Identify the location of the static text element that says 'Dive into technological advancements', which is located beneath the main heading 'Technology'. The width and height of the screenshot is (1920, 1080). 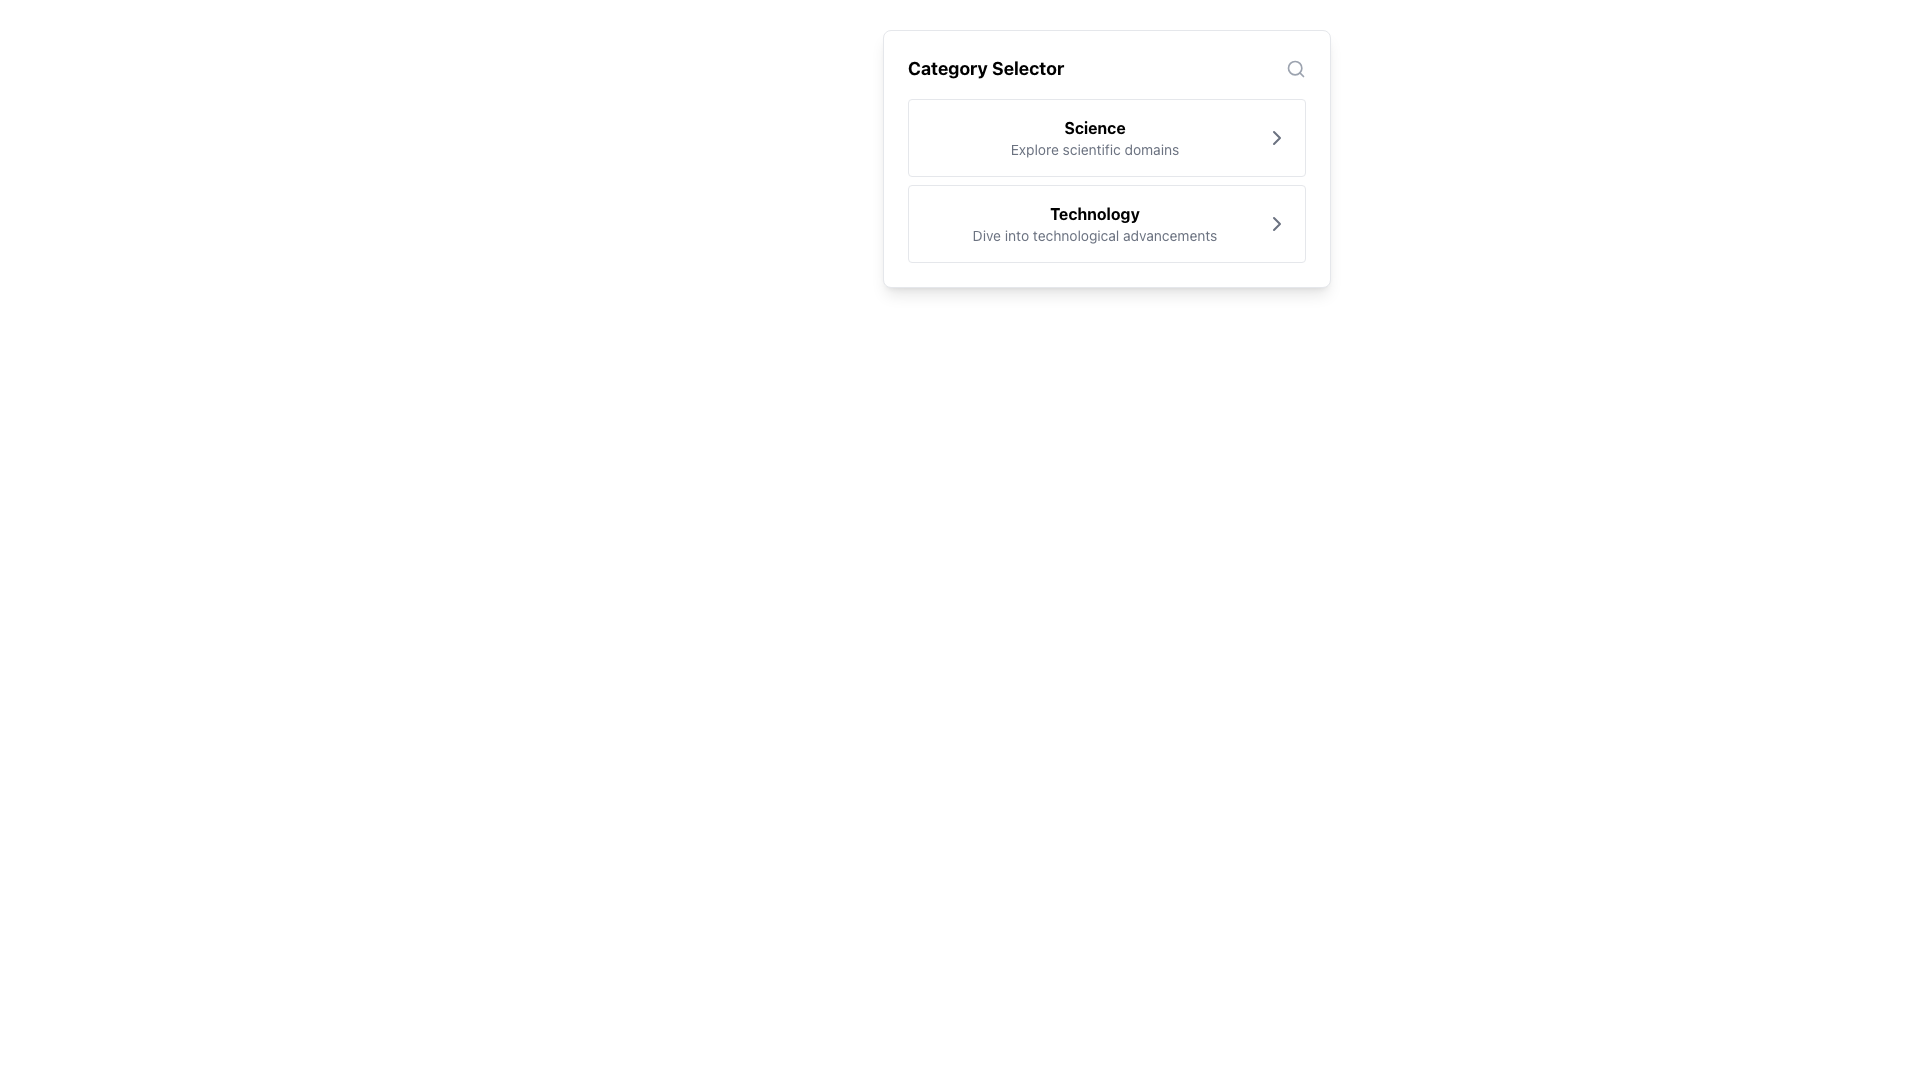
(1093, 234).